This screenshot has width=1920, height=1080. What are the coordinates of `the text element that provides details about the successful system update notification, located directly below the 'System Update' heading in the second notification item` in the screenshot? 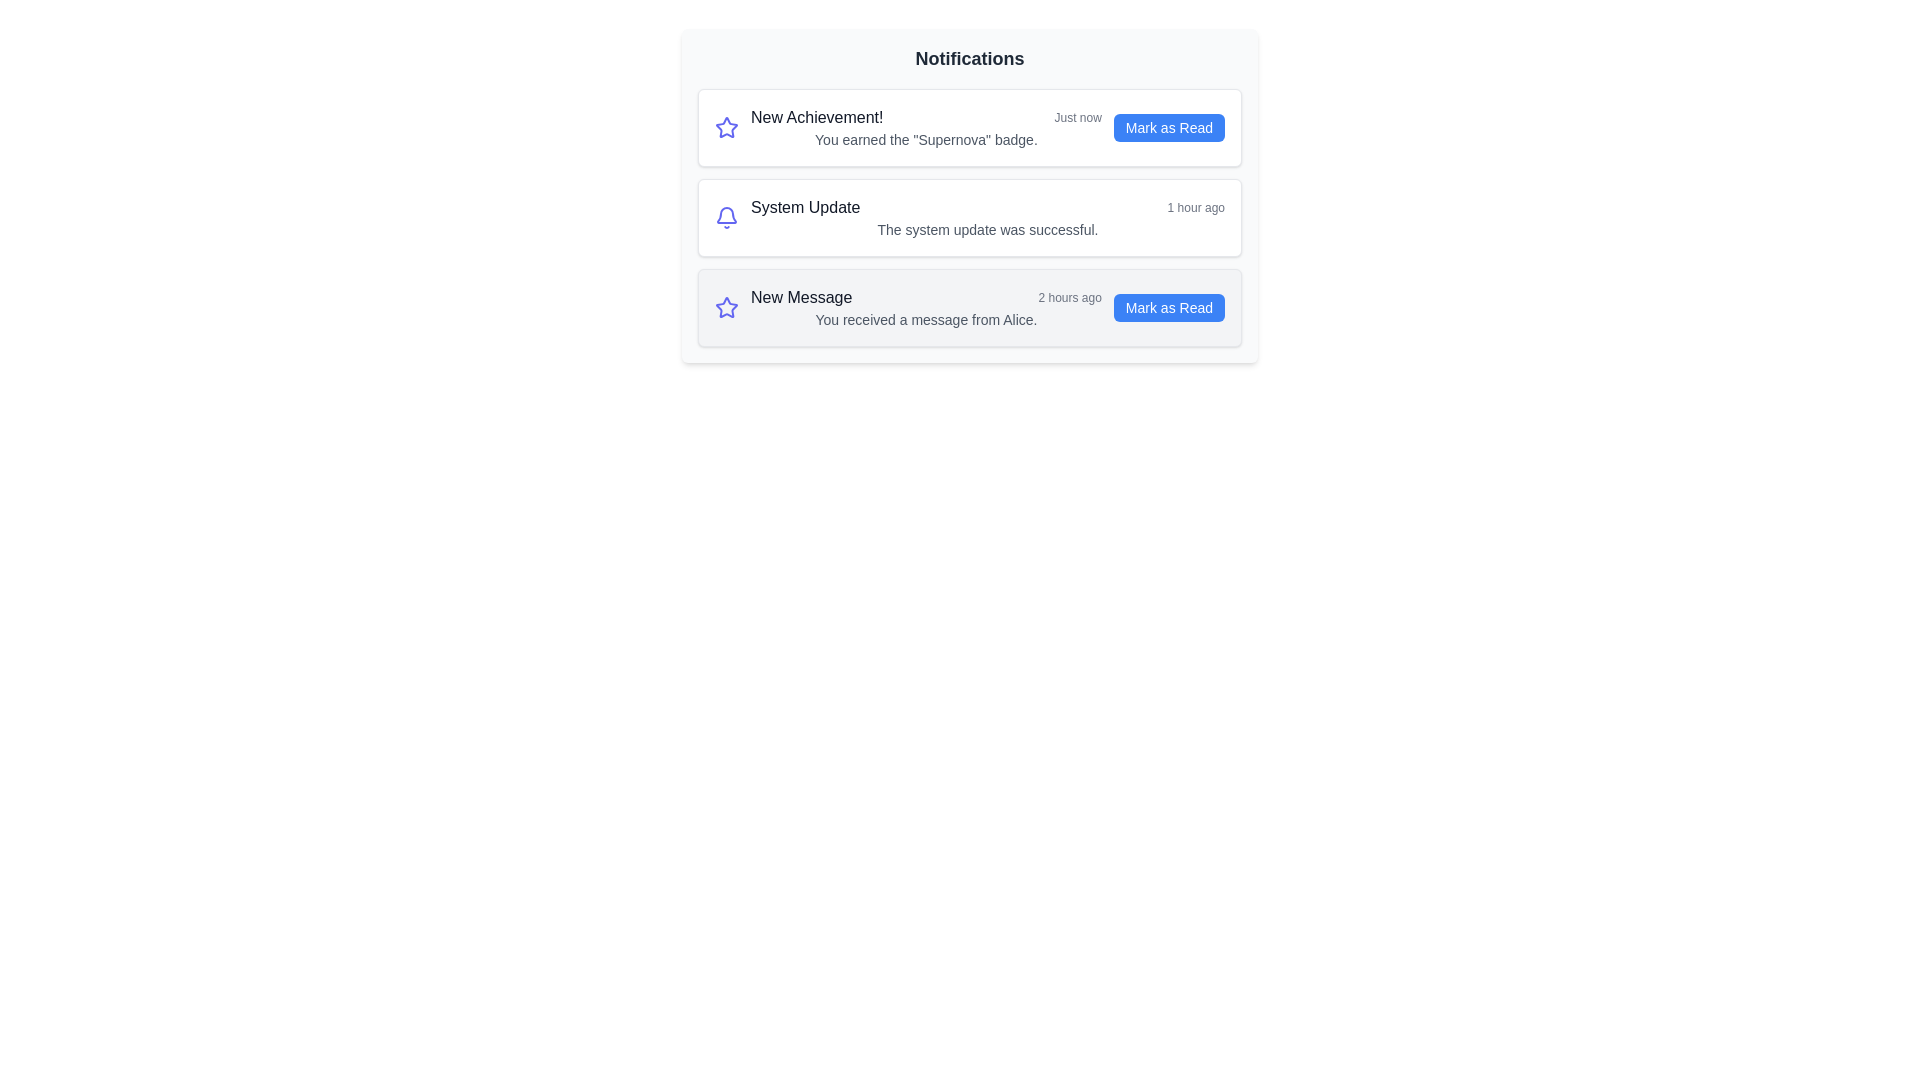 It's located at (988, 229).